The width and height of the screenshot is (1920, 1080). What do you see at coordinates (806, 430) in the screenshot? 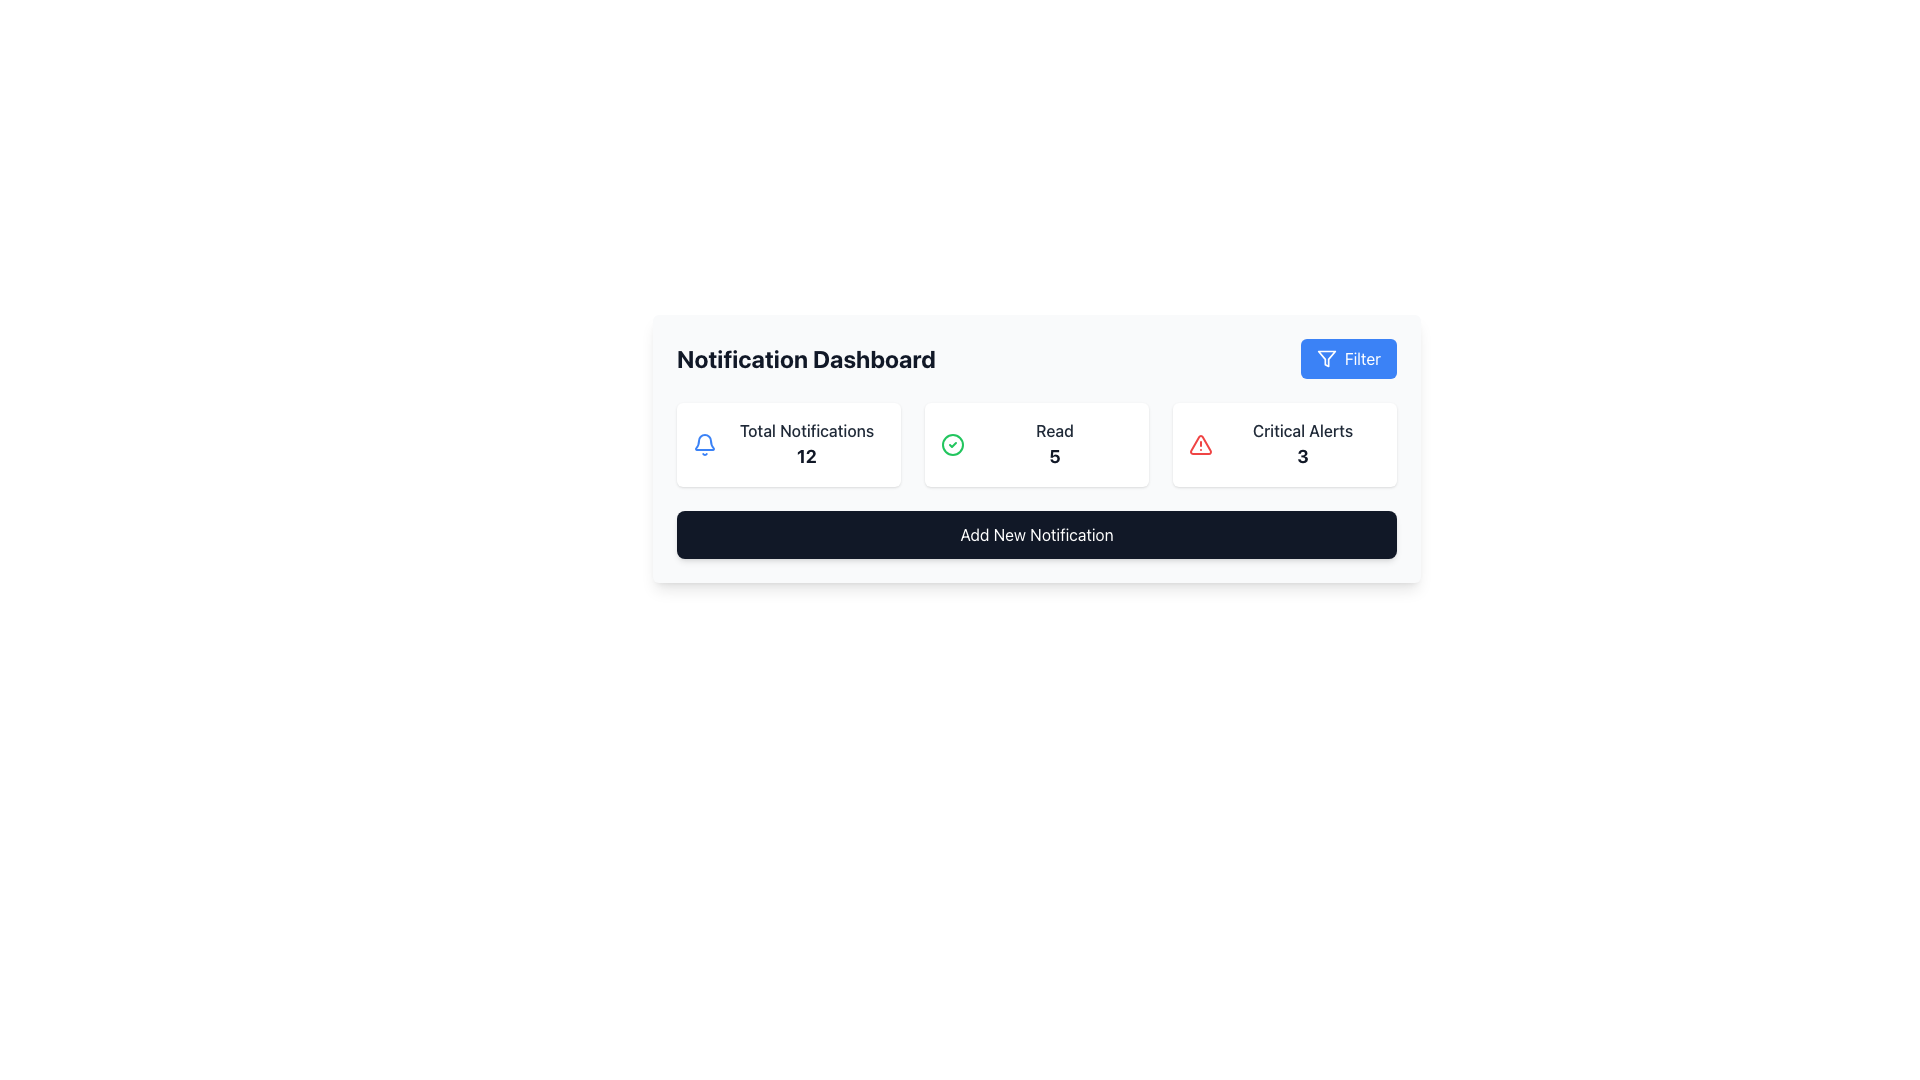
I see `the text label 'Total Notifications' which is styled in medium-sized gray font, located in the upper-left section of the notification metrics box, above the number '12'` at bounding box center [806, 430].